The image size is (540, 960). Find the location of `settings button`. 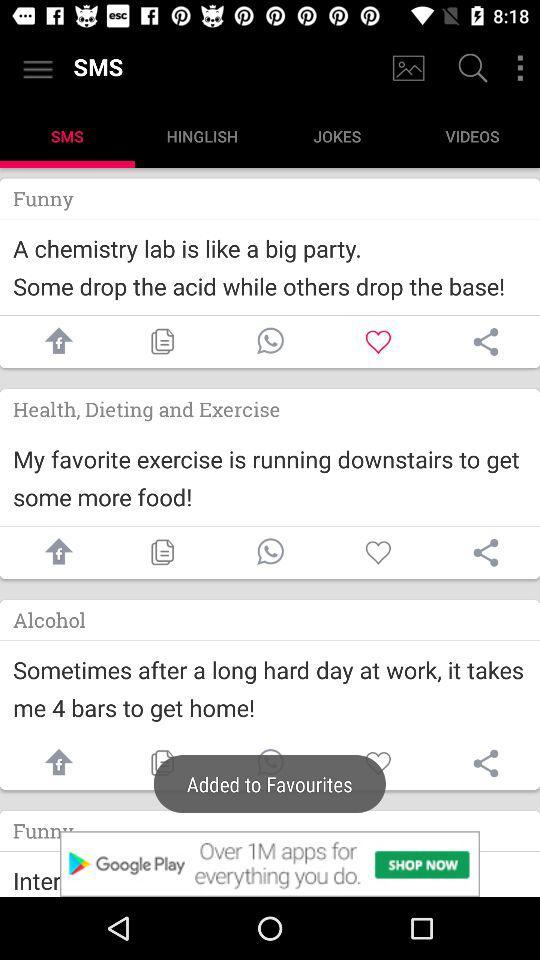

settings button is located at coordinates (520, 68).